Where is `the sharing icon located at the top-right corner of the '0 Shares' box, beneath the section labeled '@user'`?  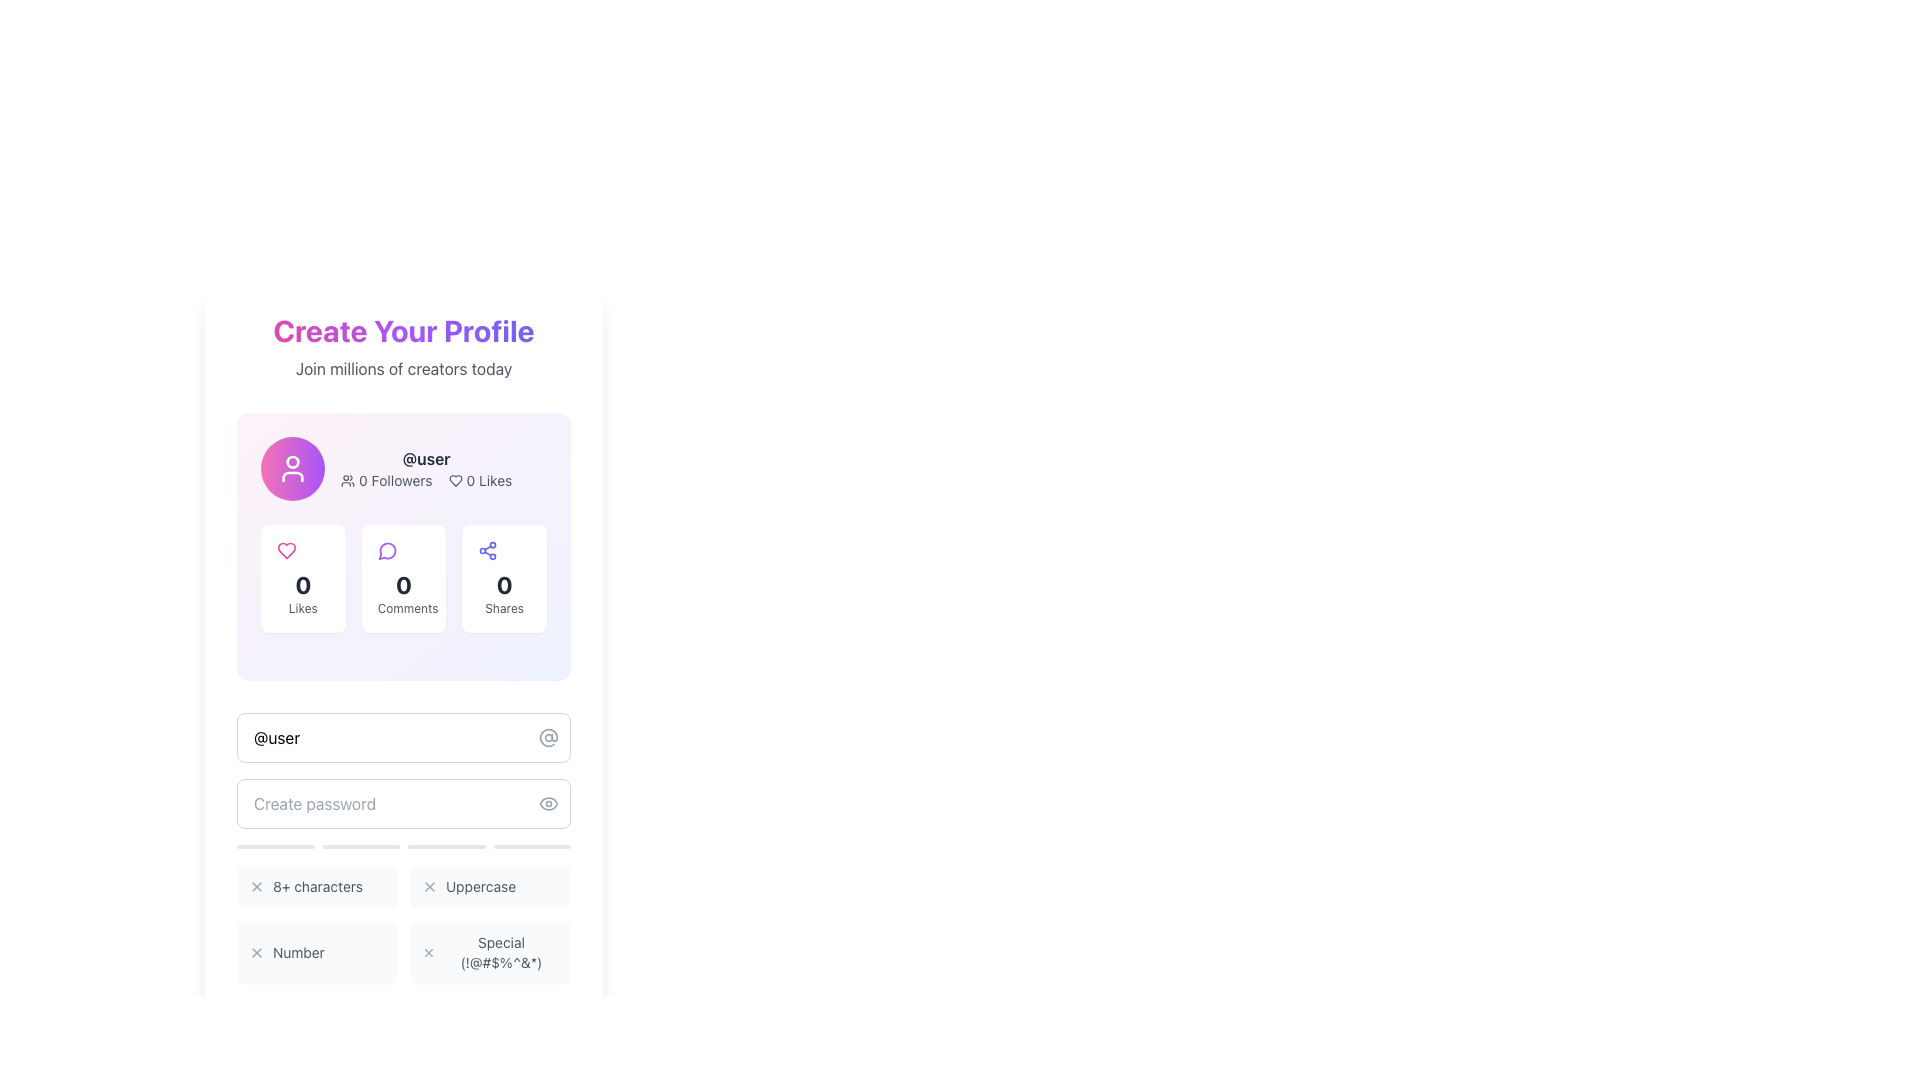
the sharing icon located at the top-right corner of the '0 Shares' box, beneath the section labeled '@user' is located at coordinates (488, 551).